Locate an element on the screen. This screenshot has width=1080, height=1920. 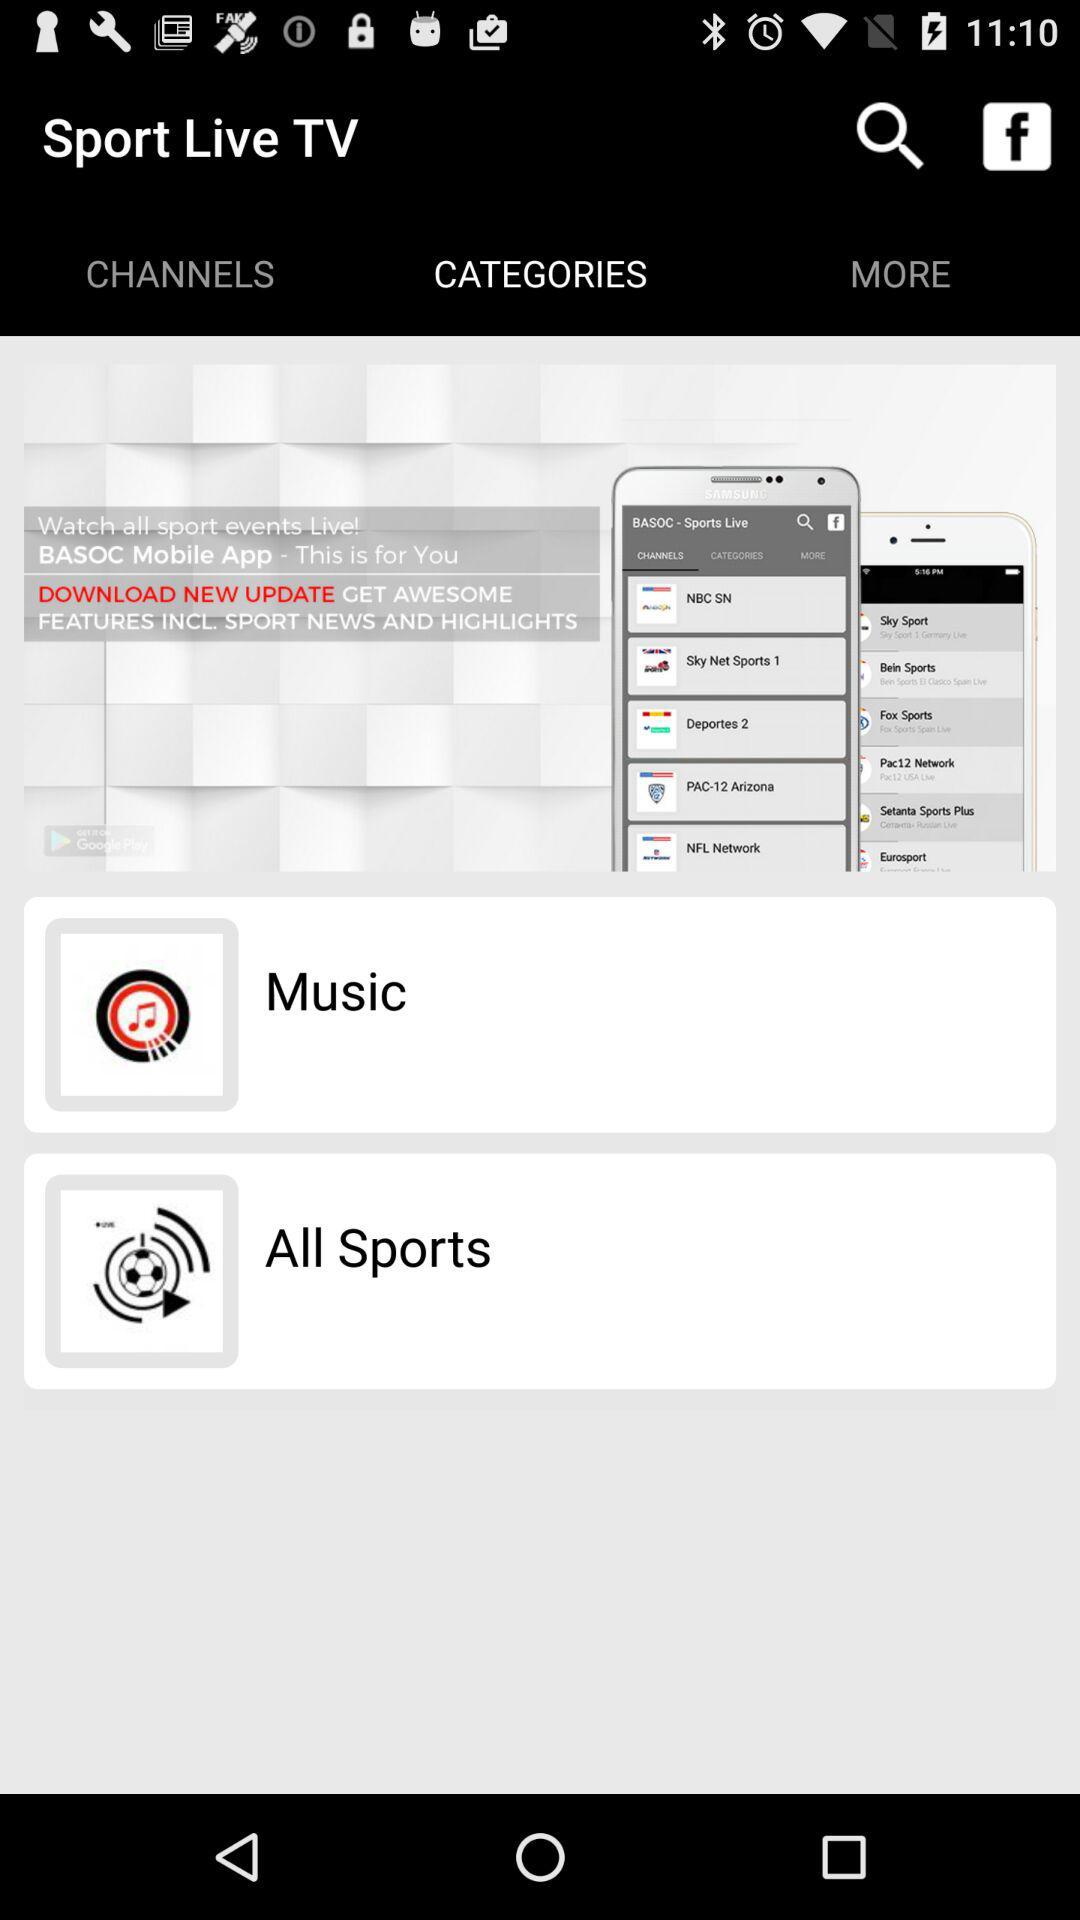
icon above more is located at coordinates (890, 135).